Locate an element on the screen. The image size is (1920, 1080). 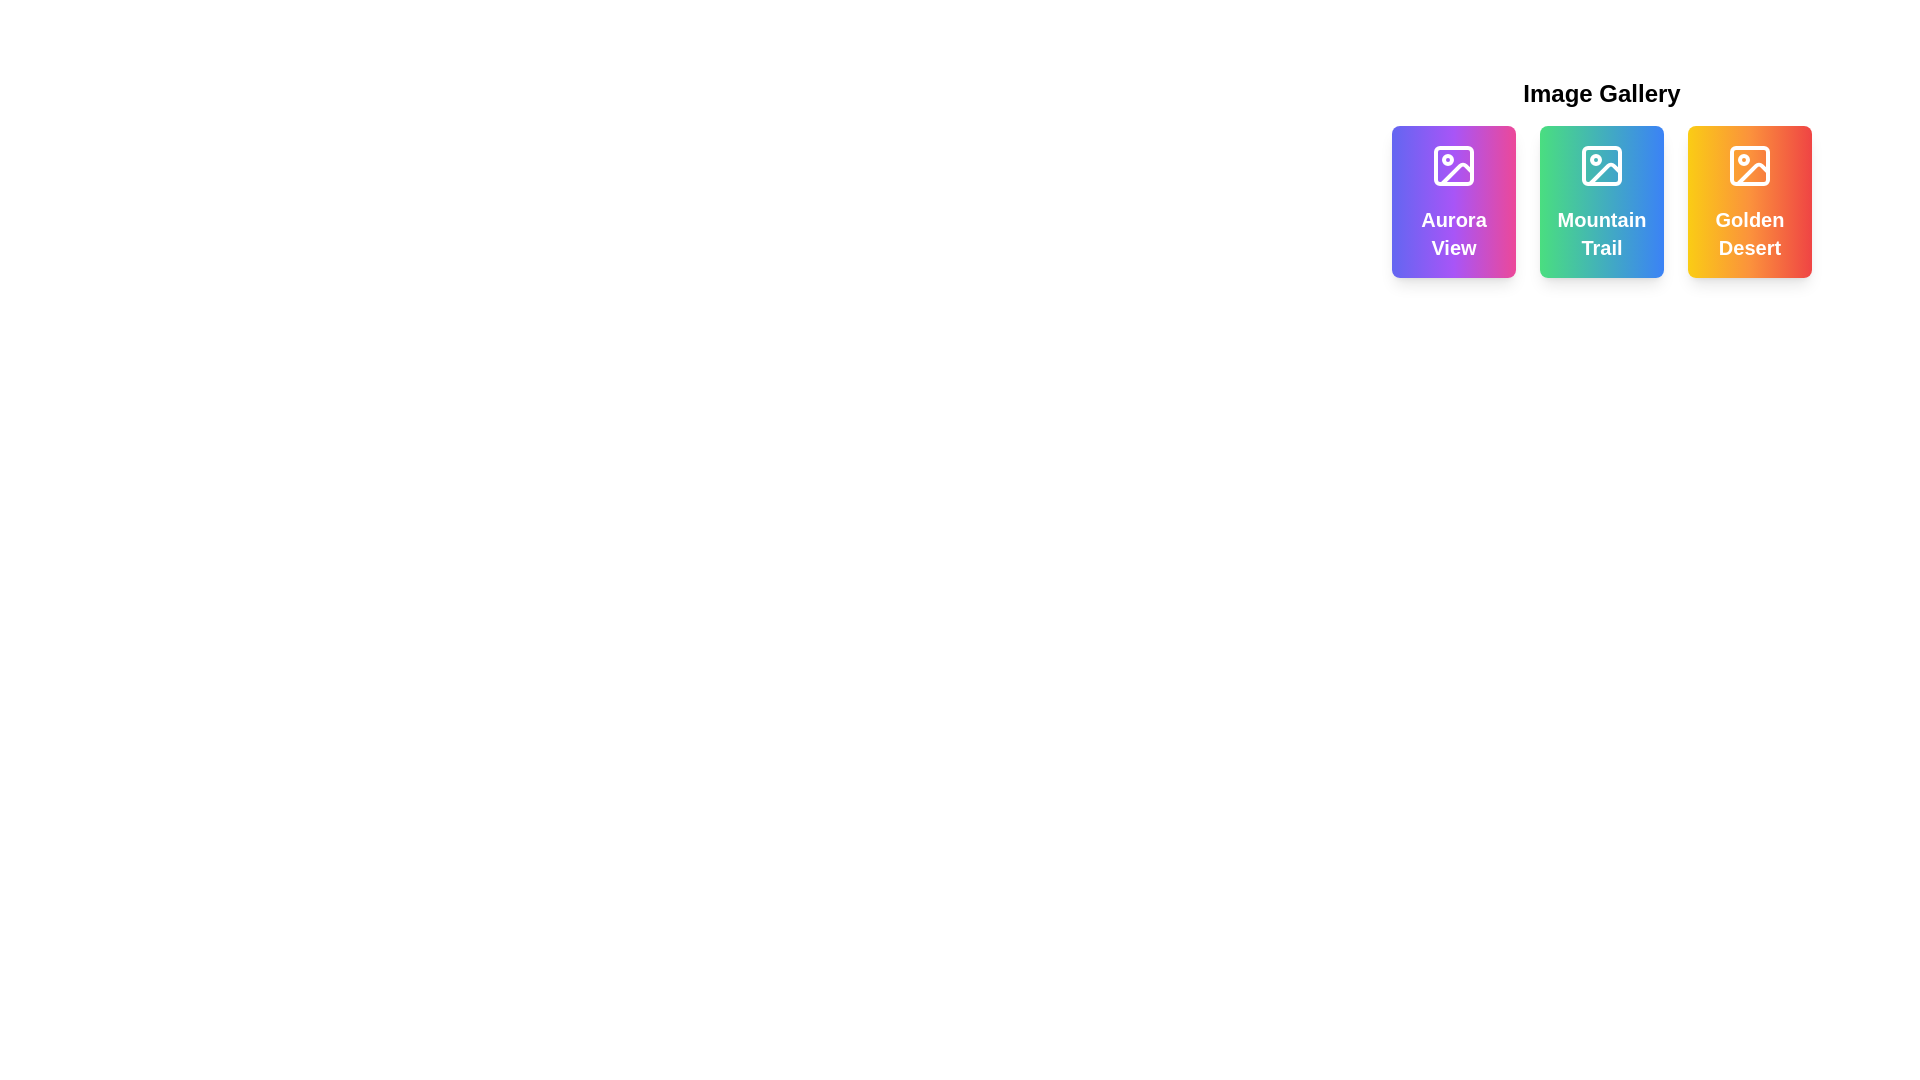
the center icon representing the Mountain Trail in the row of three icons is located at coordinates (1604, 172).